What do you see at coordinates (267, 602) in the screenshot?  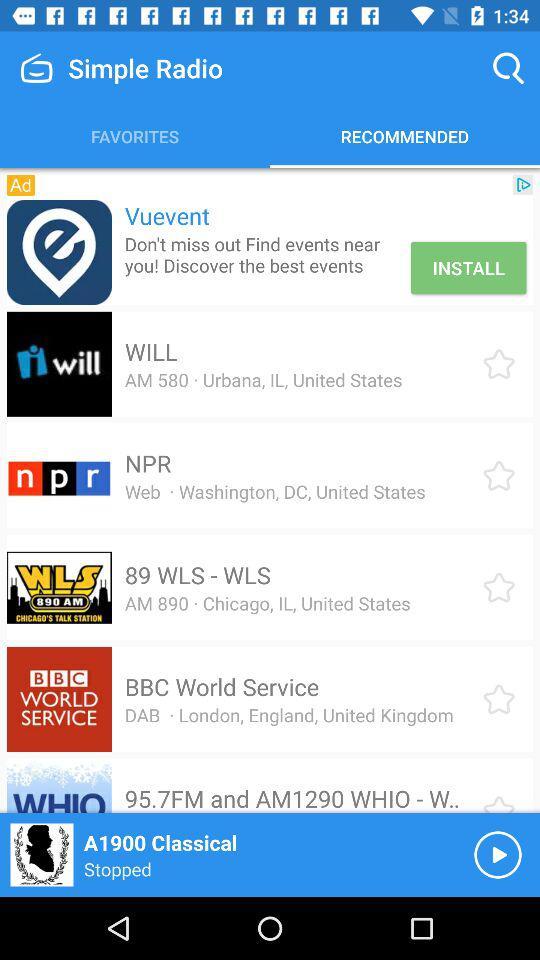 I see `the icon below 89 wls - wls item` at bounding box center [267, 602].